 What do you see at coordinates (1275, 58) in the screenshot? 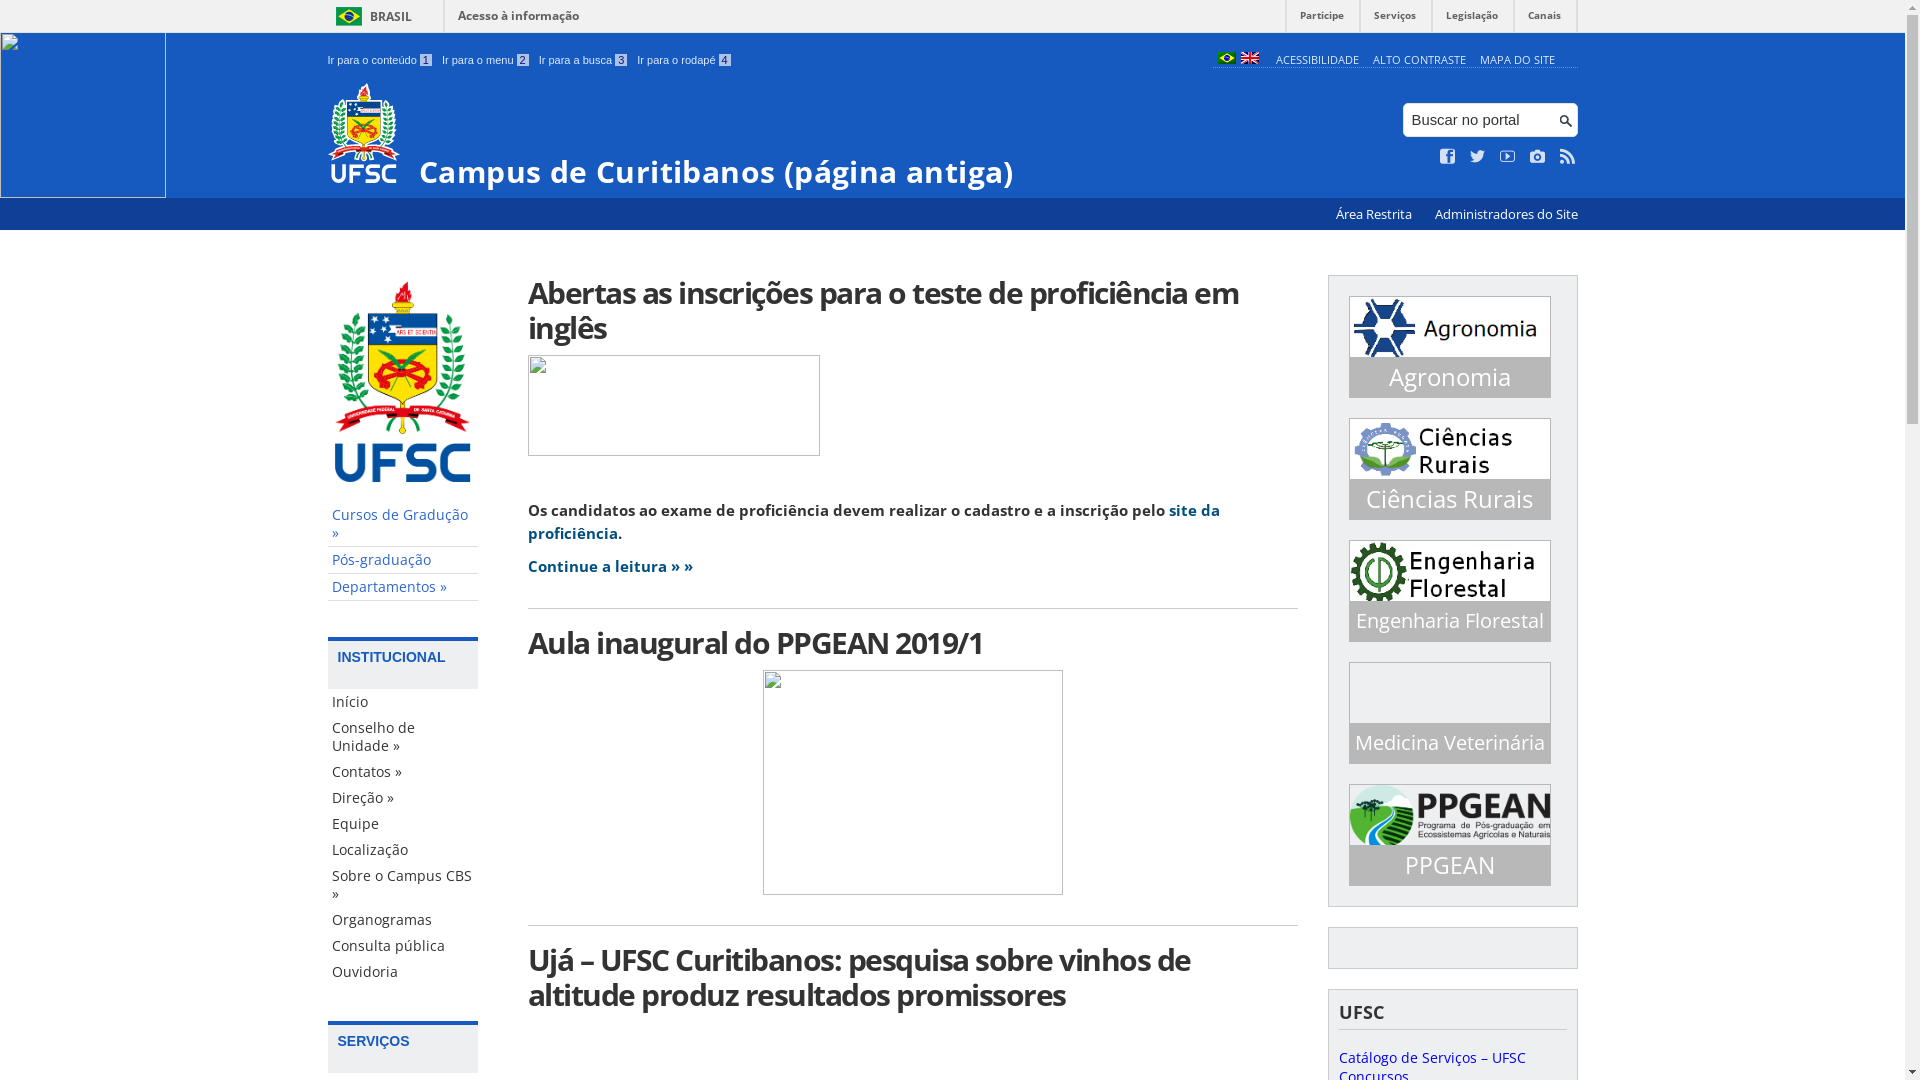
I see `'ACESSIBILIDADE'` at bounding box center [1275, 58].